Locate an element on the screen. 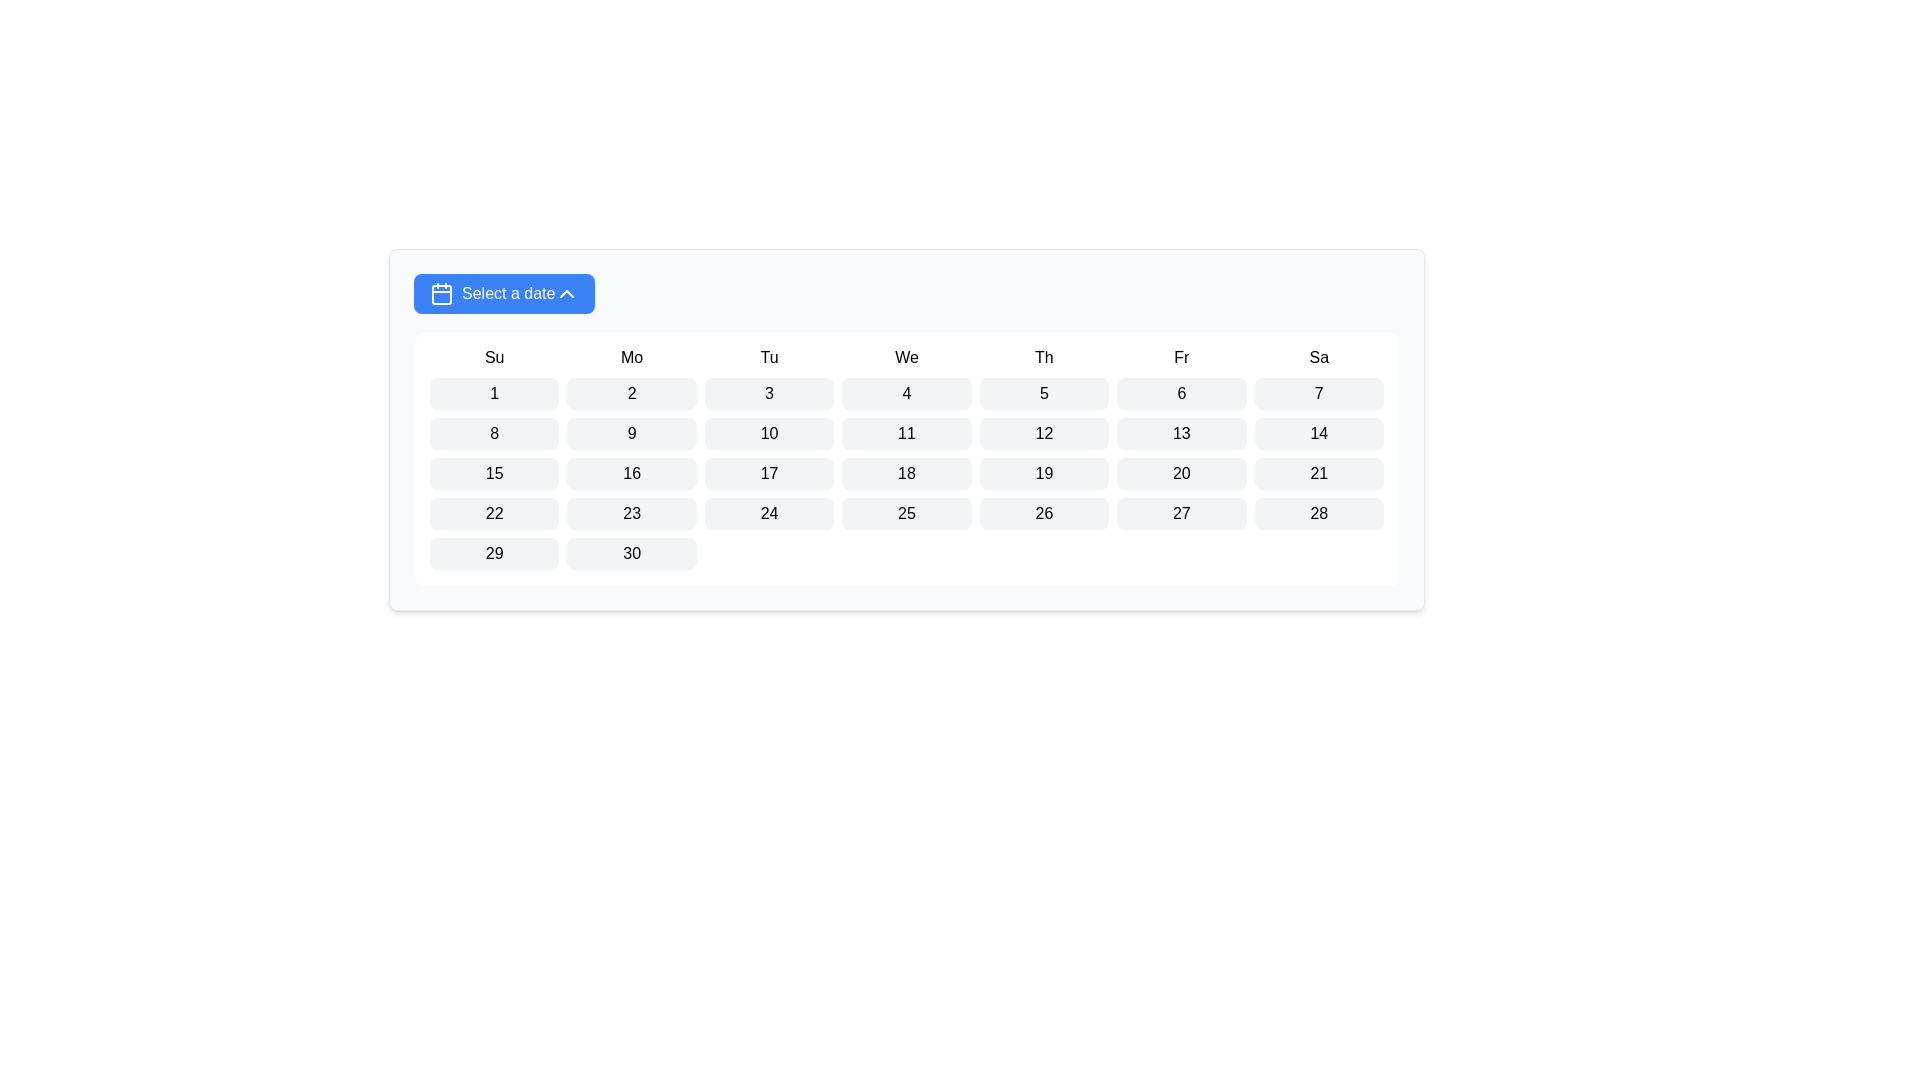 Image resolution: width=1920 pixels, height=1080 pixels. 'Thursday' text label in the calendar's weekday header for styling or positioning is located at coordinates (1043, 357).